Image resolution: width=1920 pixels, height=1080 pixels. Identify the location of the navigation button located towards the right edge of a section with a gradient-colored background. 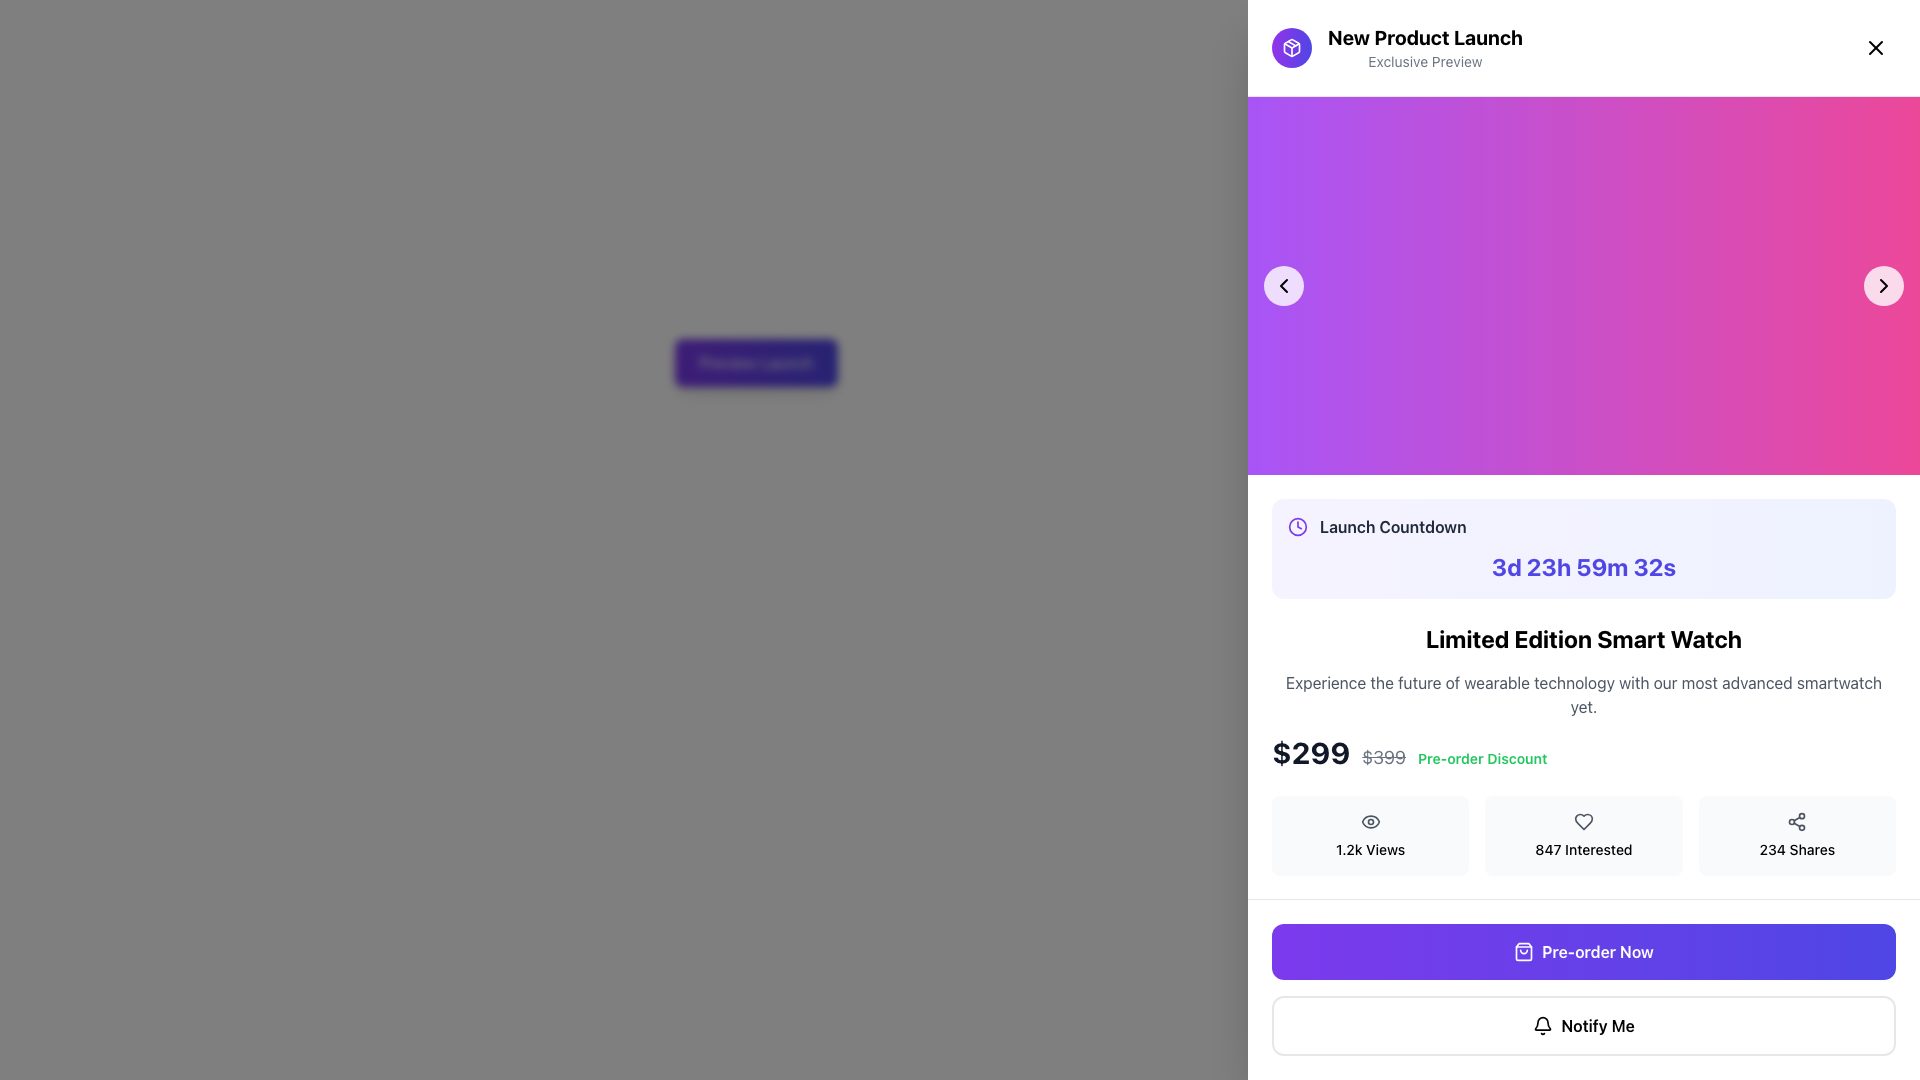
(1882, 285).